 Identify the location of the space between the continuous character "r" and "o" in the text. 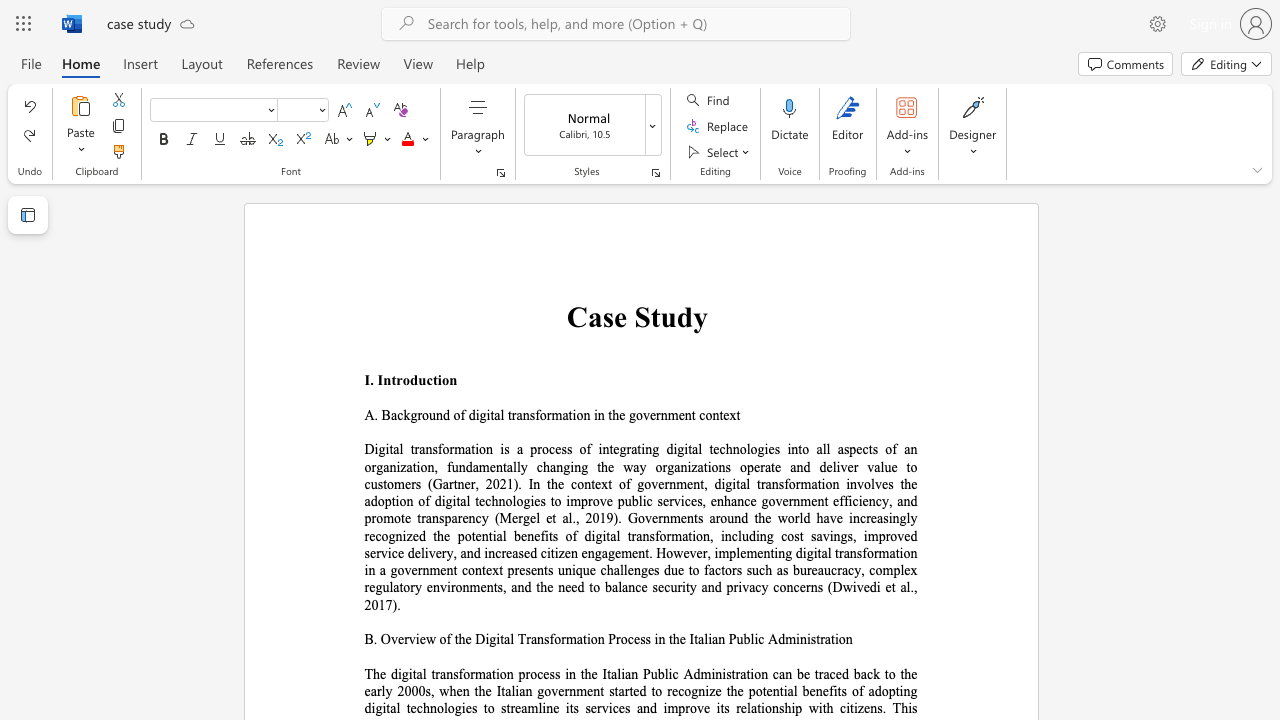
(401, 380).